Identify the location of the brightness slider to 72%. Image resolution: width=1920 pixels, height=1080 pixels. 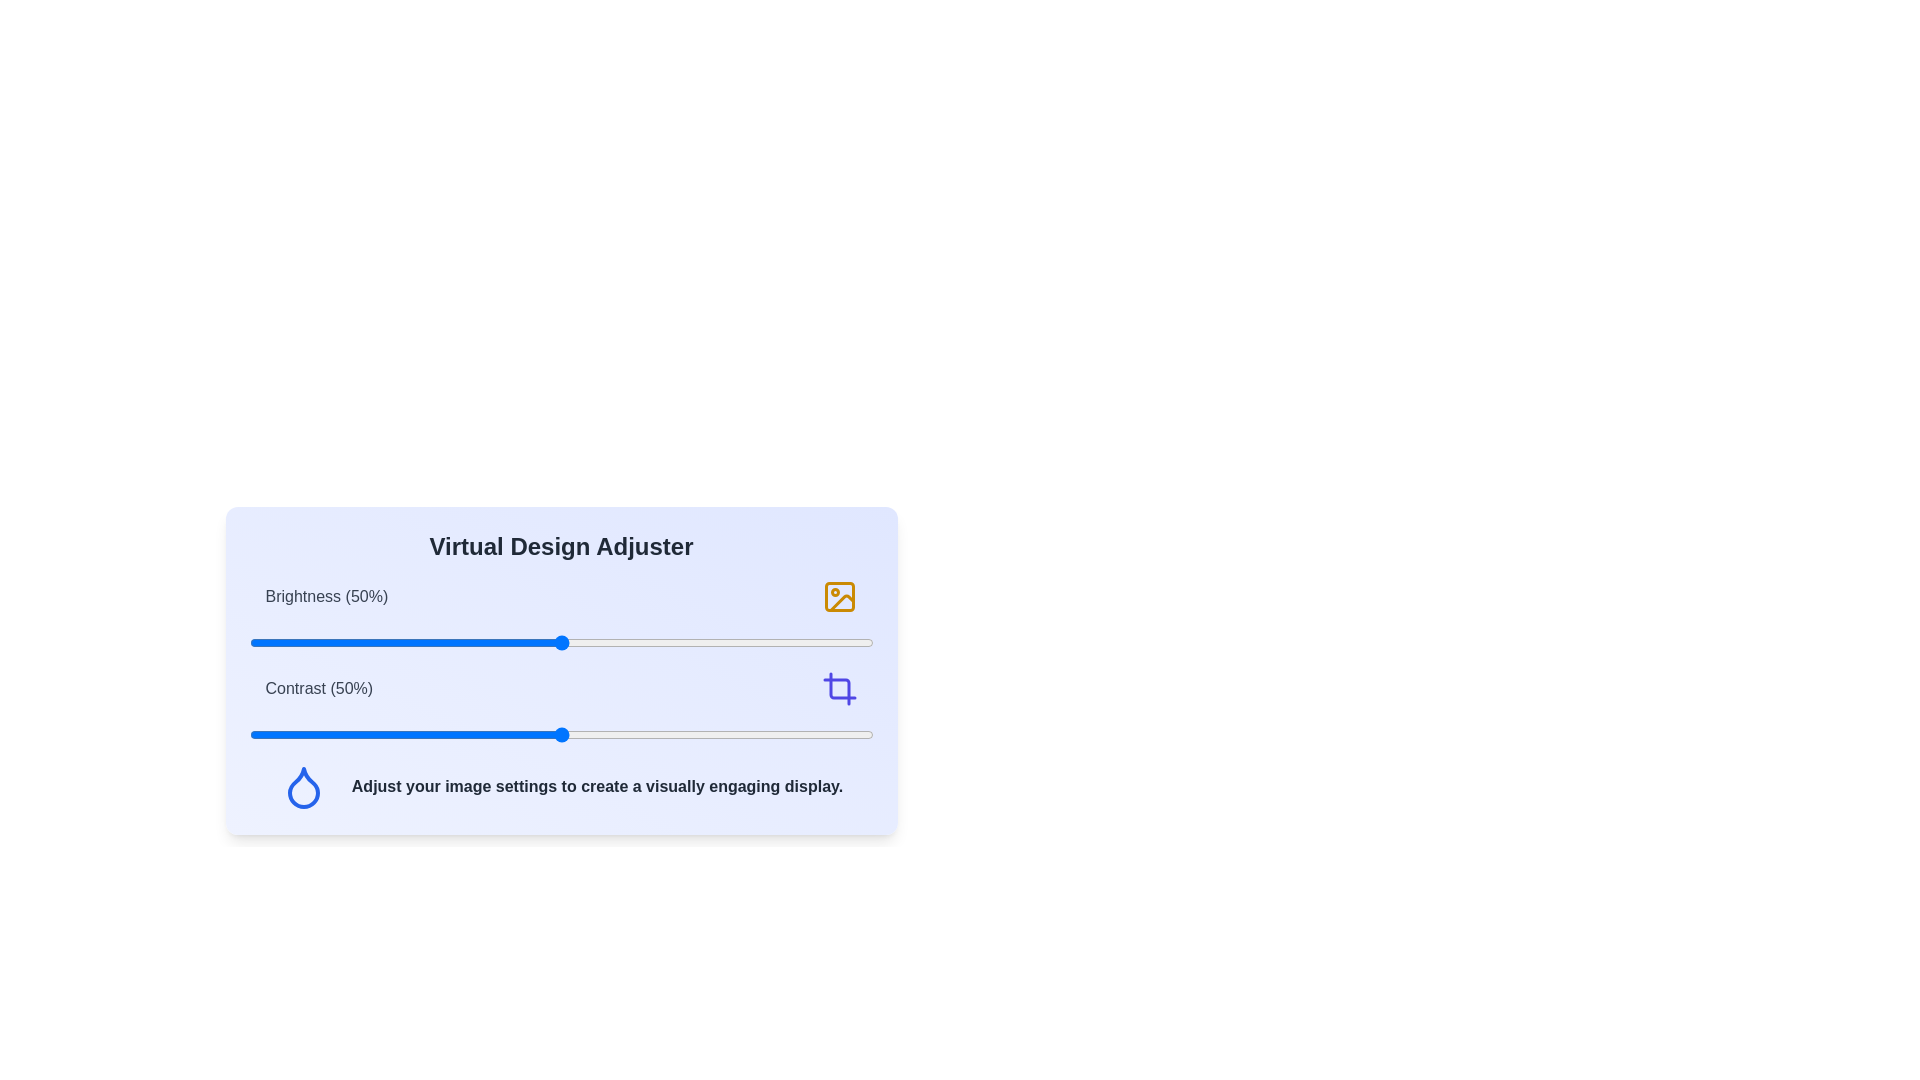
(698, 643).